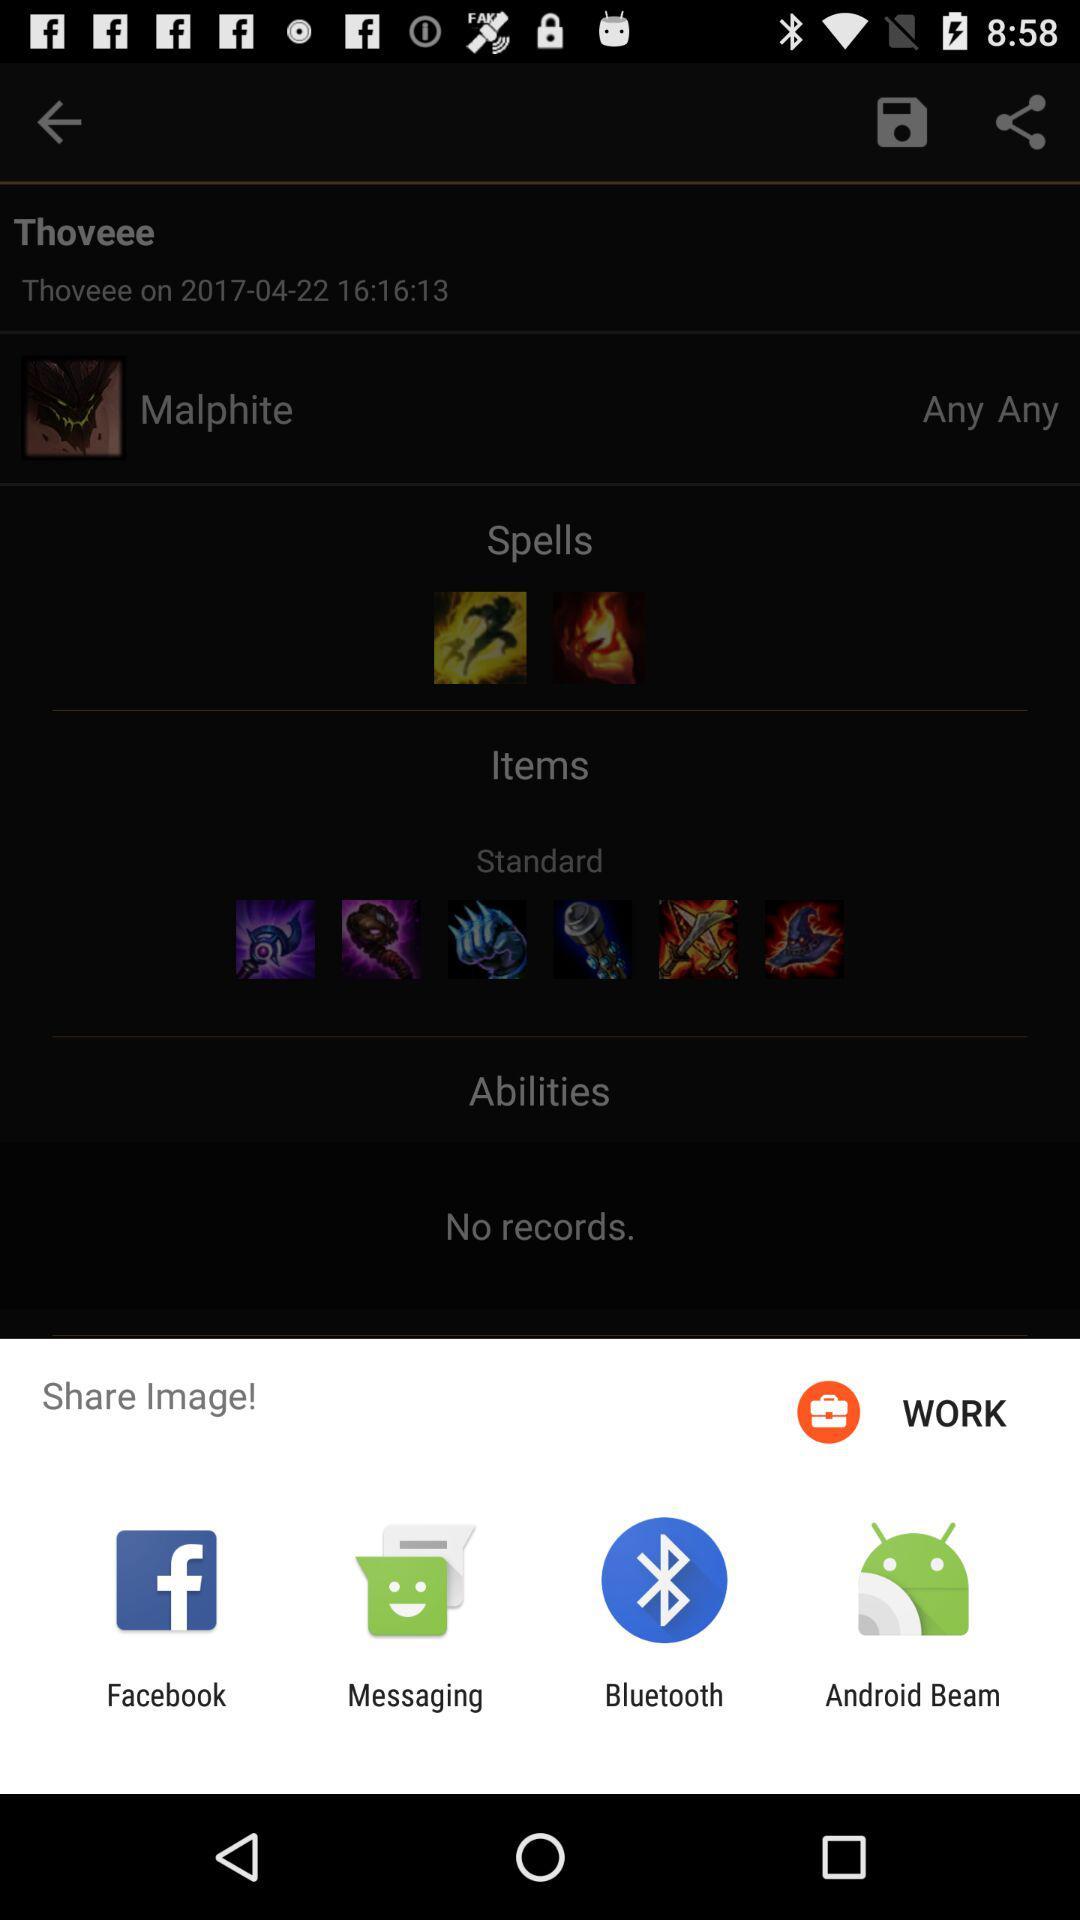 The height and width of the screenshot is (1920, 1080). Describe the element at coordinates (165, 1711) in the screenshot. I see `facebook app` at that location.